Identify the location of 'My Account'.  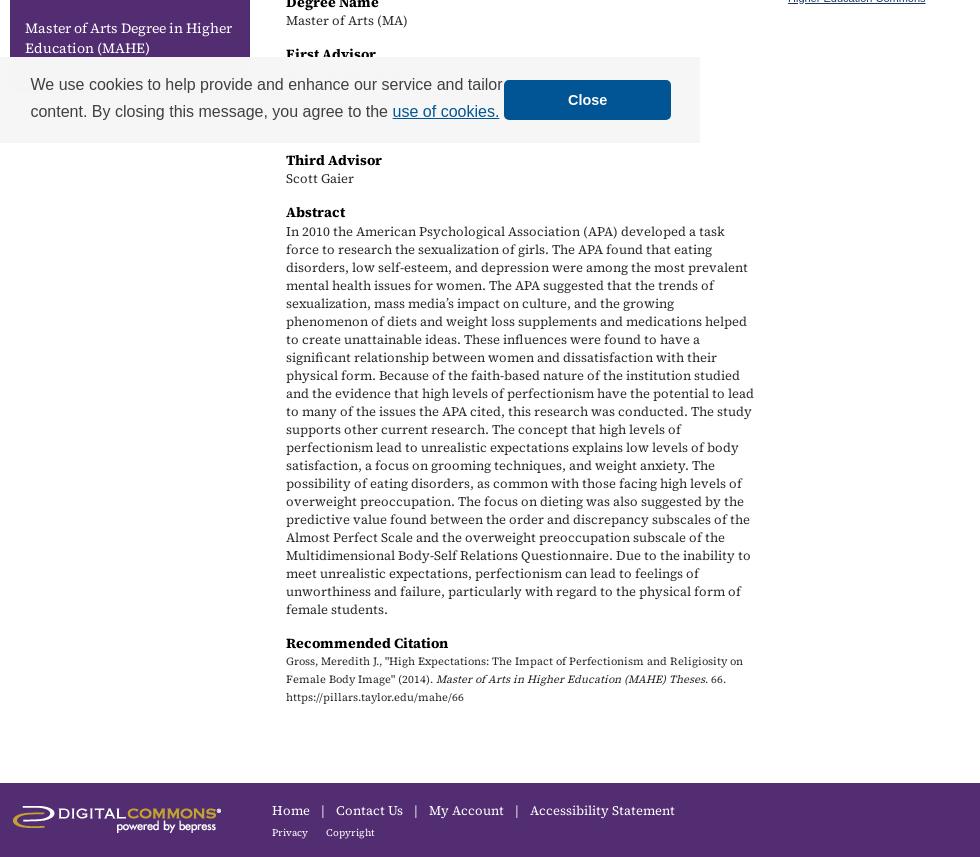
(468, 810).